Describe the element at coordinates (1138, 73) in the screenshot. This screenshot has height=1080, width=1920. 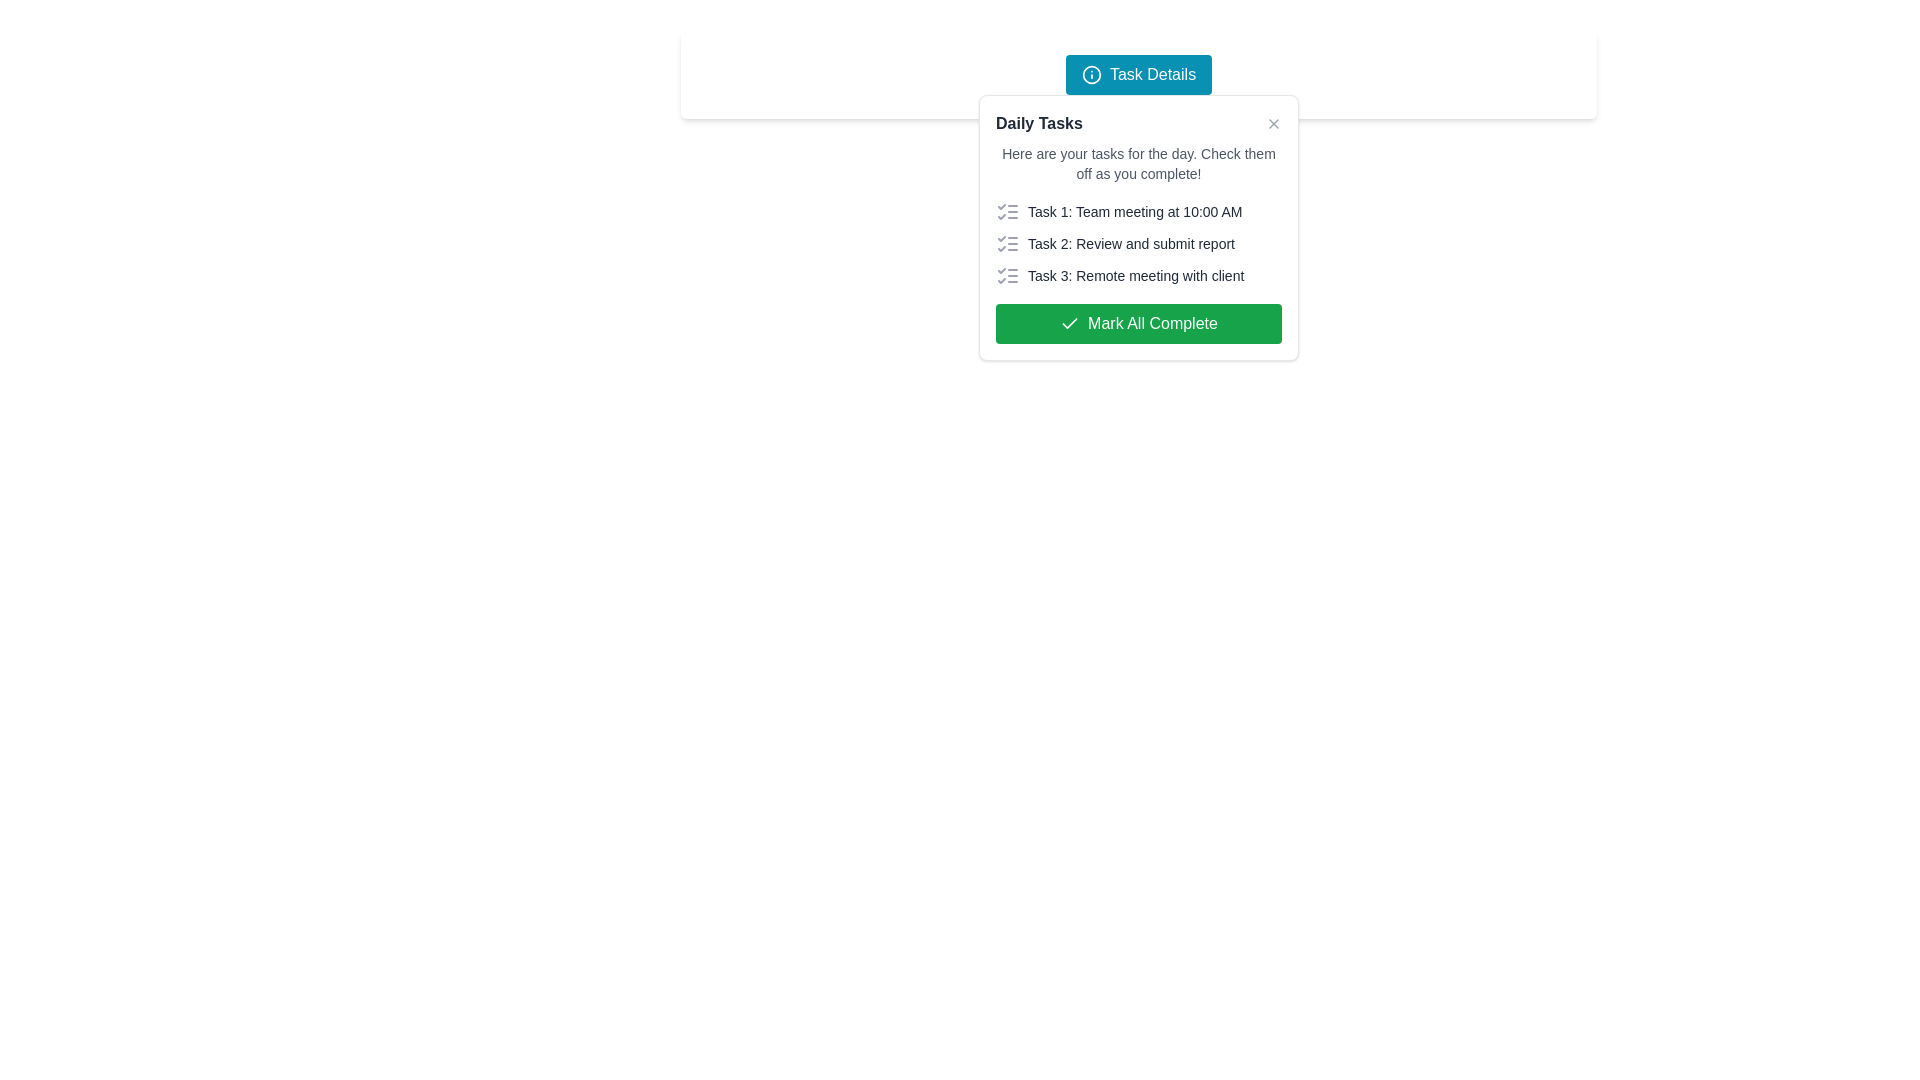
I see `the rectangular button with a cyan blue background and white text reading 'Task Details', which features a white circular information icon on the left side of the text` at that location.